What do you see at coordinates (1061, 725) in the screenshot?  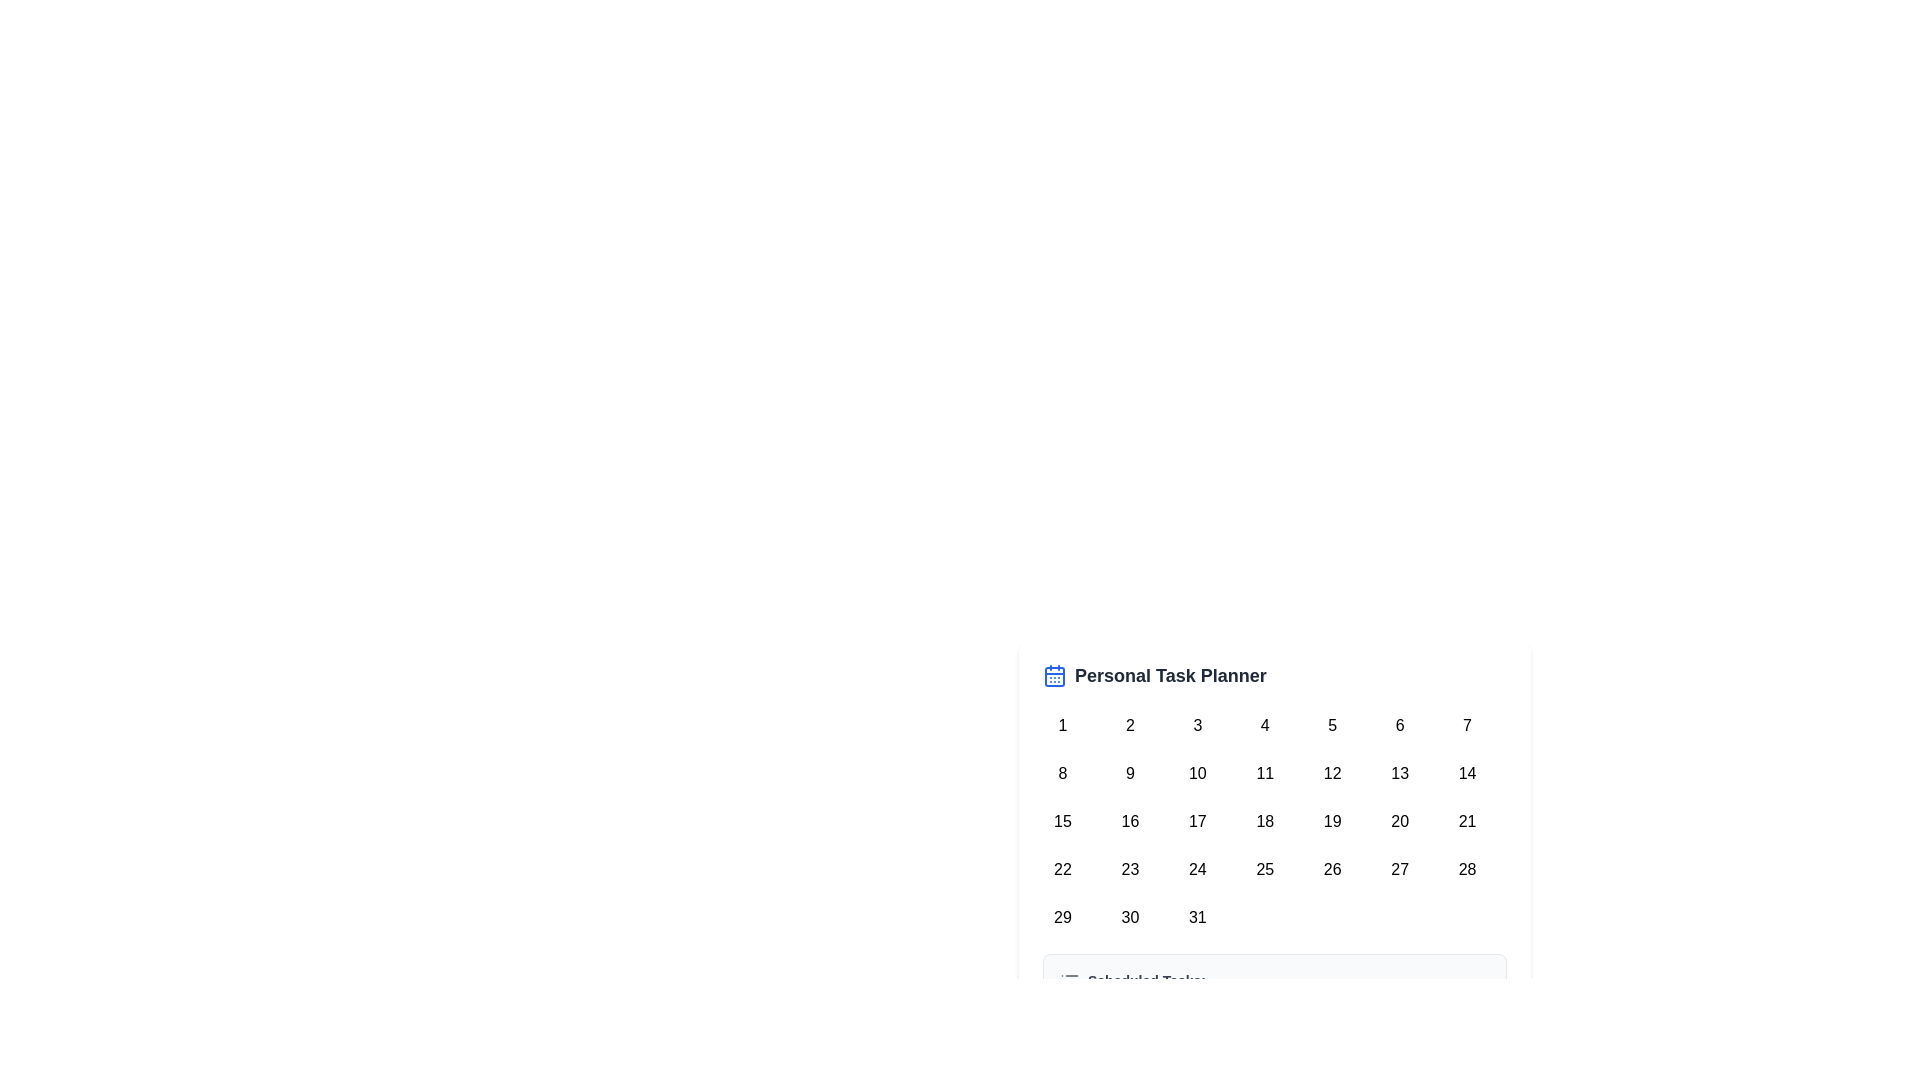 I see `the circular button labeled '1'` at bounding box center [1061, 725].